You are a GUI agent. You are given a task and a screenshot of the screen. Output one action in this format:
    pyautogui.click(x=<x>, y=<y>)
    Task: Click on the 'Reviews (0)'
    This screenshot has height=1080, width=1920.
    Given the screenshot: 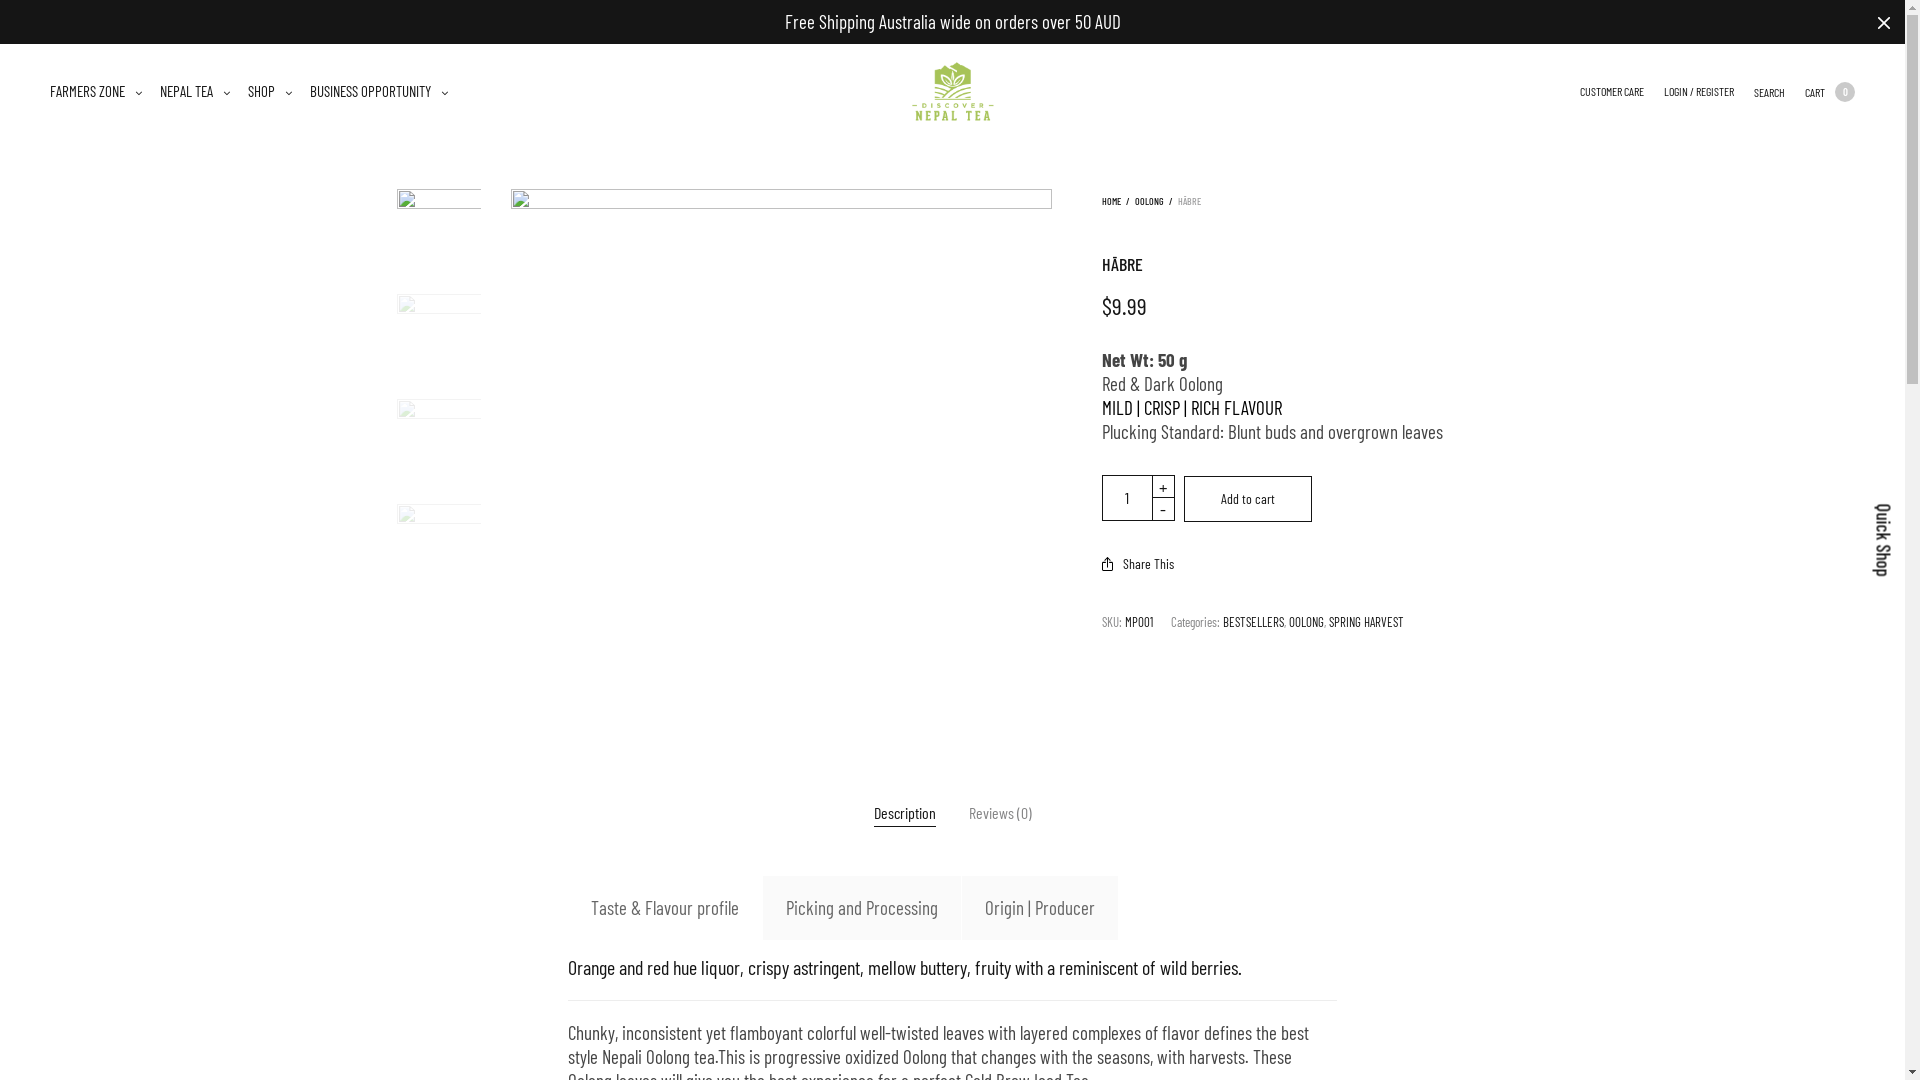 What is the action you would take?
    pyautogui.click(x=999, y=813)
    